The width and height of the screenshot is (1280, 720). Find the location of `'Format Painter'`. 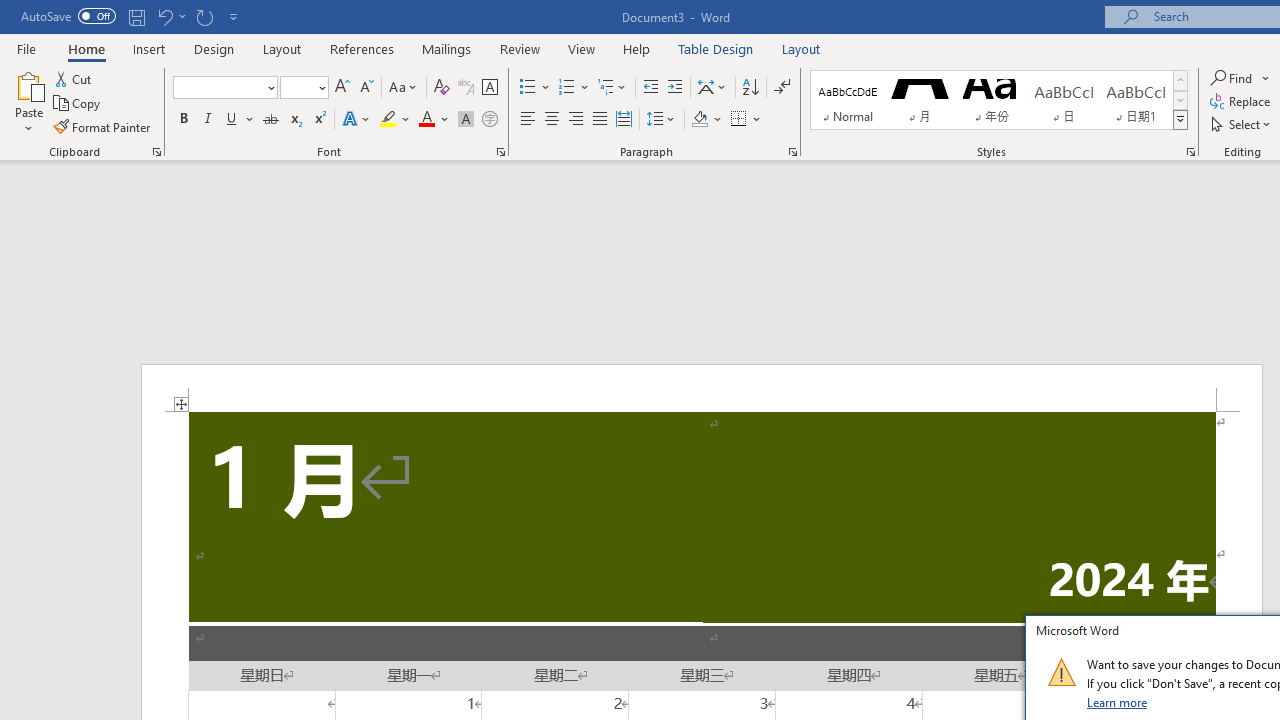

'Format Painter' is located at coordinates (102, 127).